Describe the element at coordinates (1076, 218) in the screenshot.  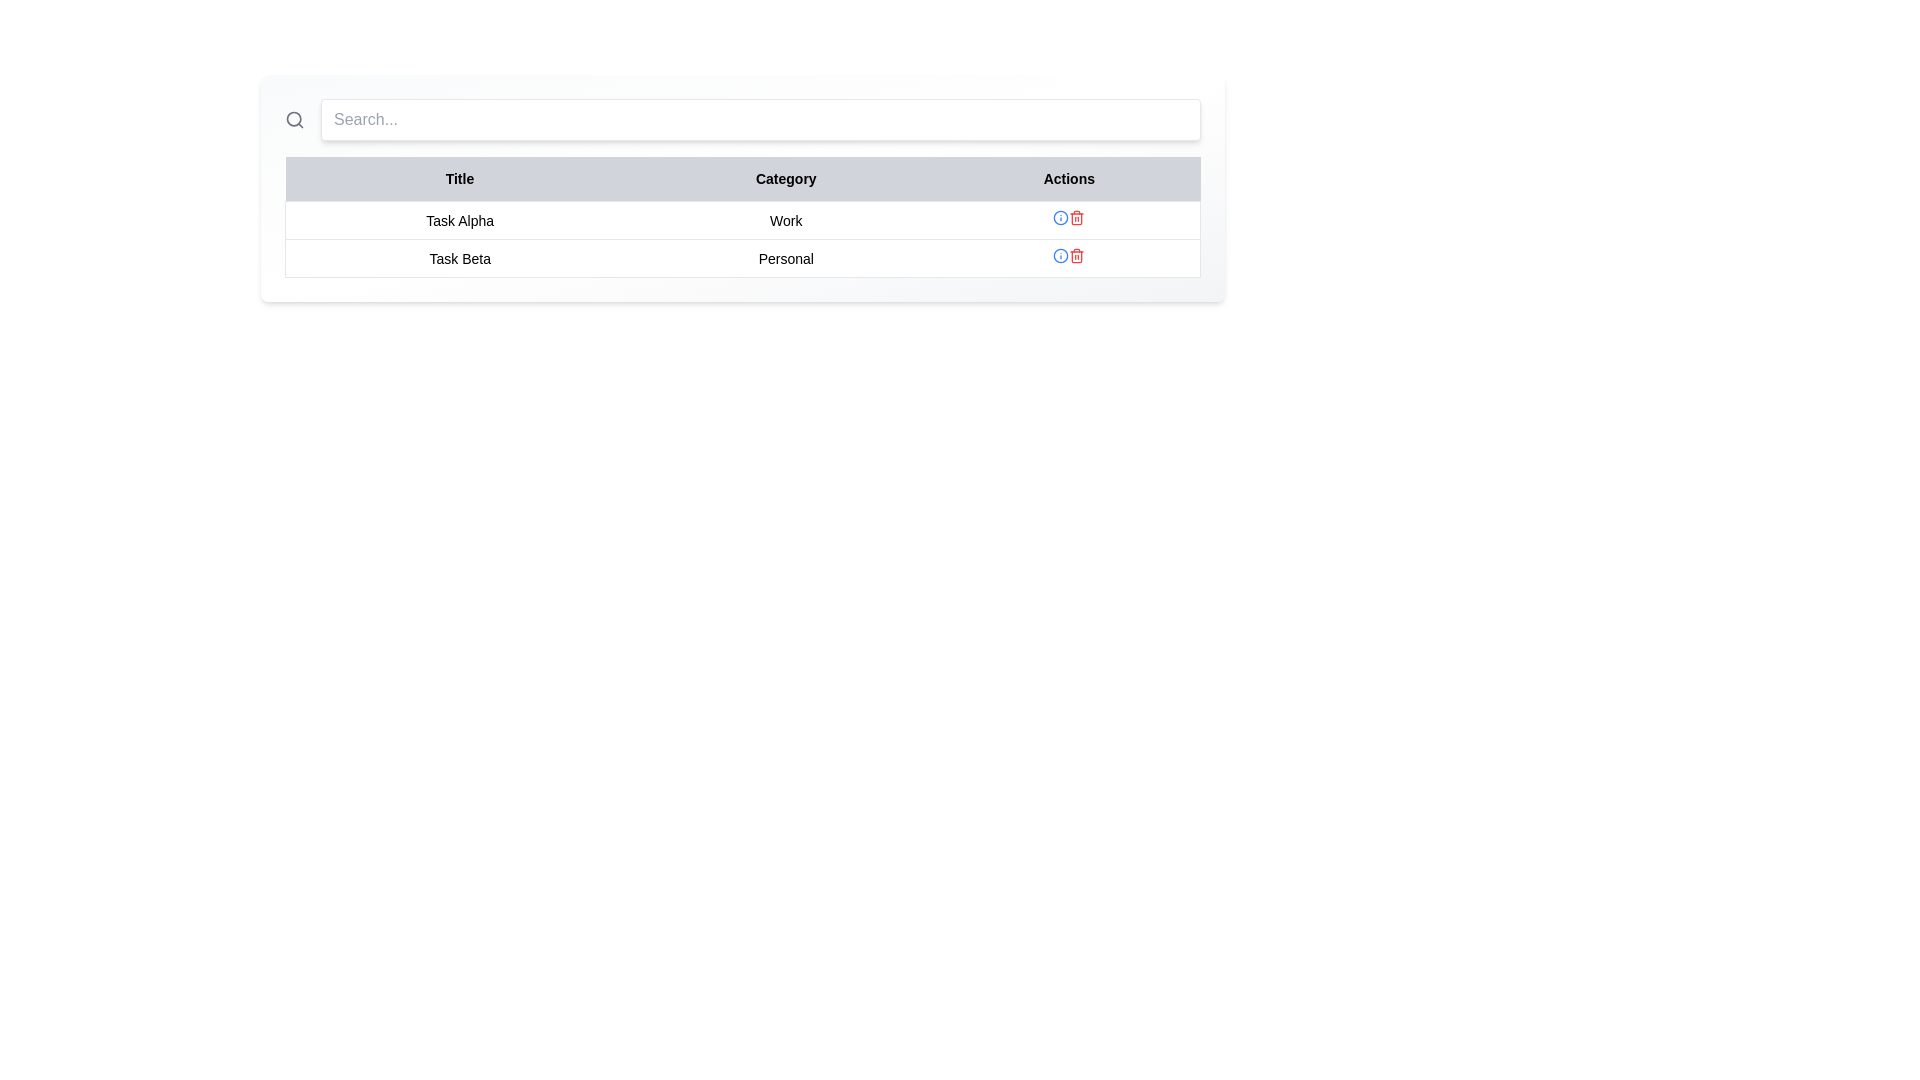
I see `the Icon Button in the 'Actions' column of the table row corresponding to the 'Work' category` at that location.